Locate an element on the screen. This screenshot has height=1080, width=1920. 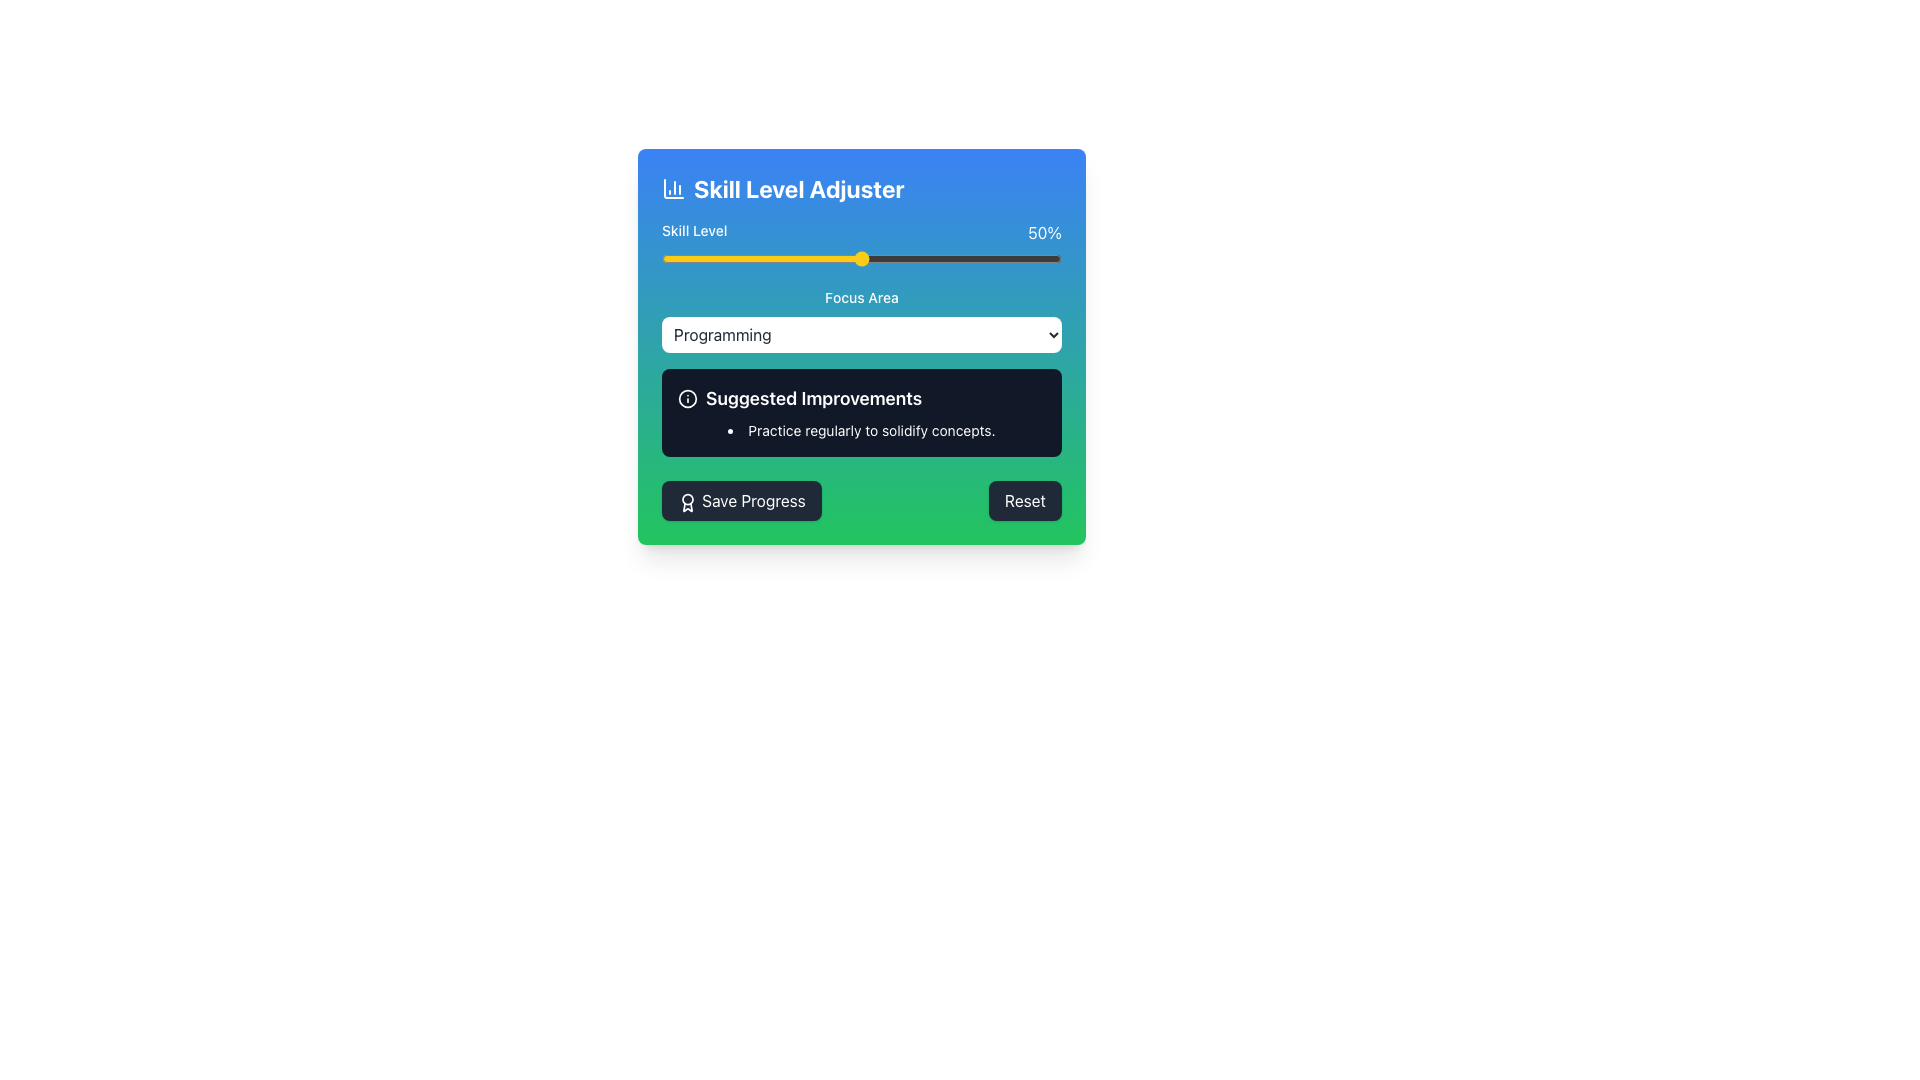
the award icon SVG element located on the left side of the 'Save Progress' button, which has a dark background and rounded corners is located at coordinates (687, 500).